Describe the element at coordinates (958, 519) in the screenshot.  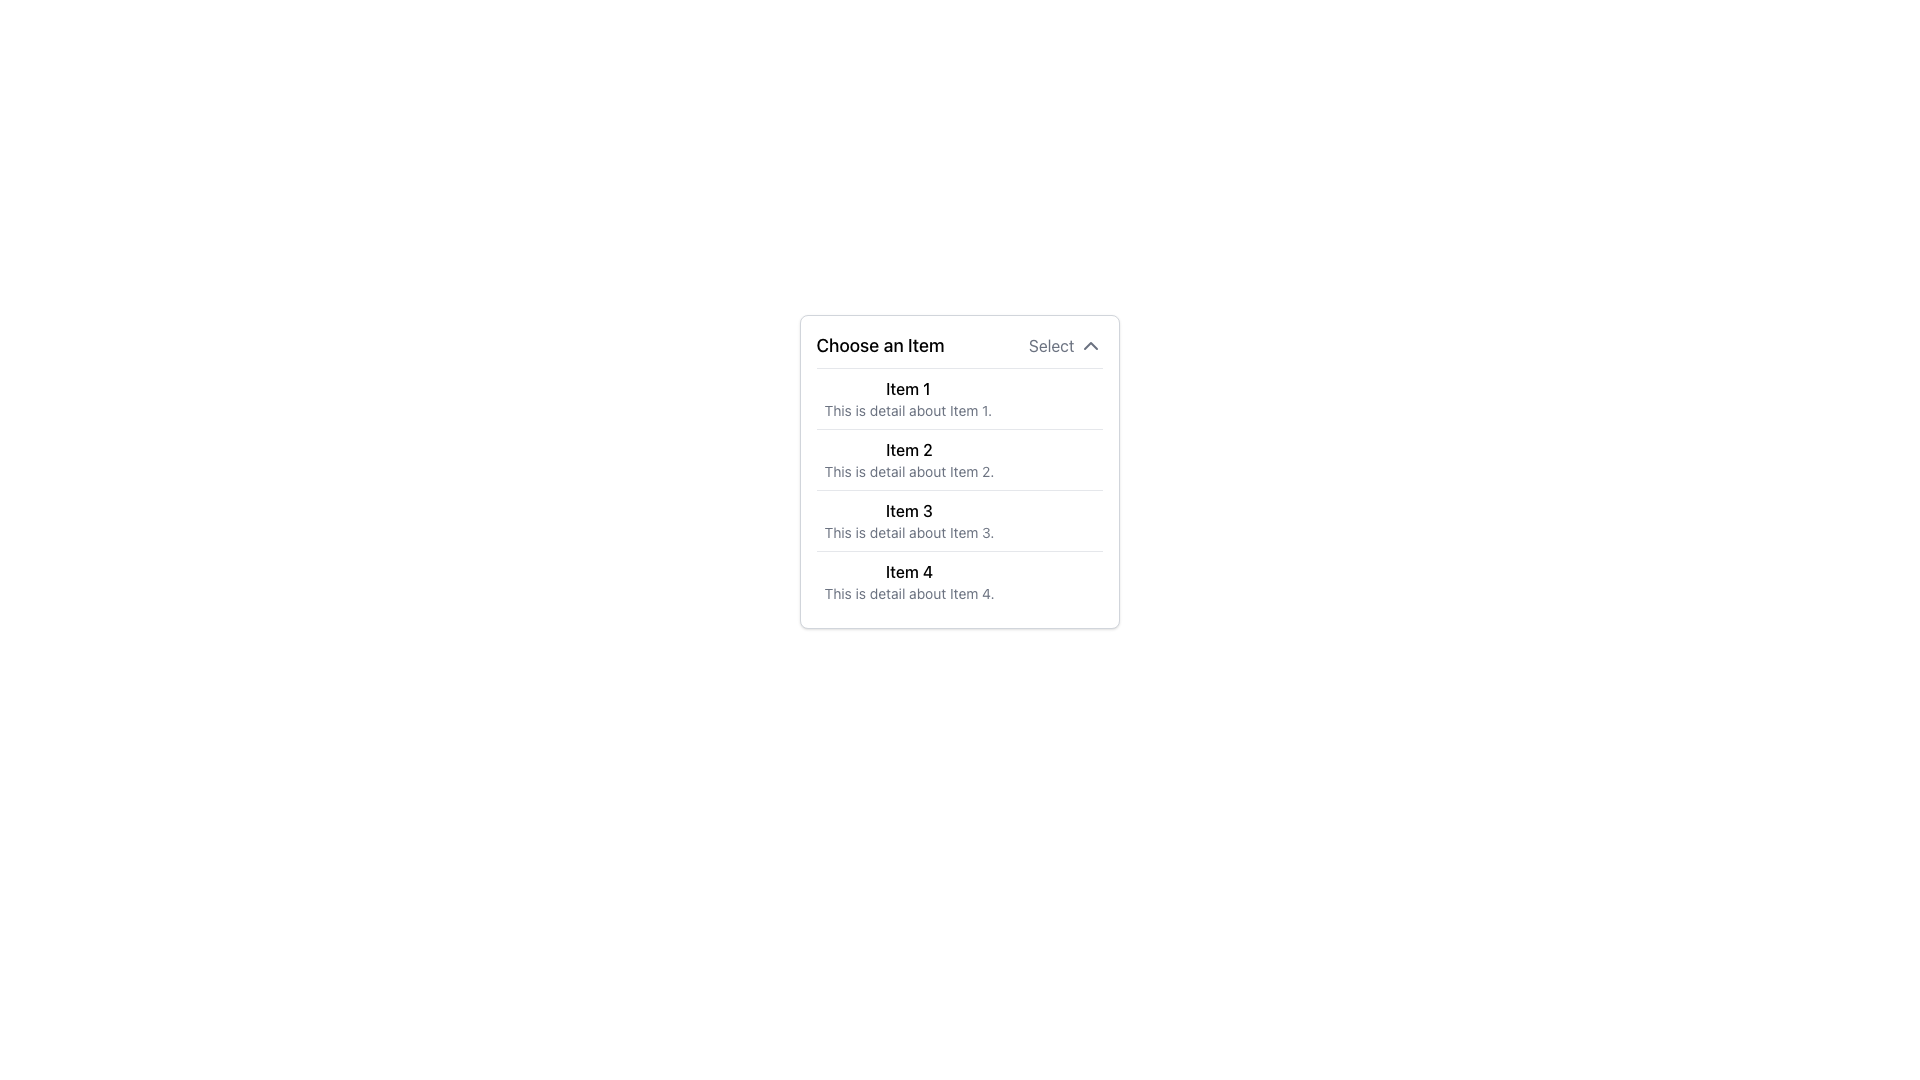
I see `the third list item titled 'Item 3'` at that location.